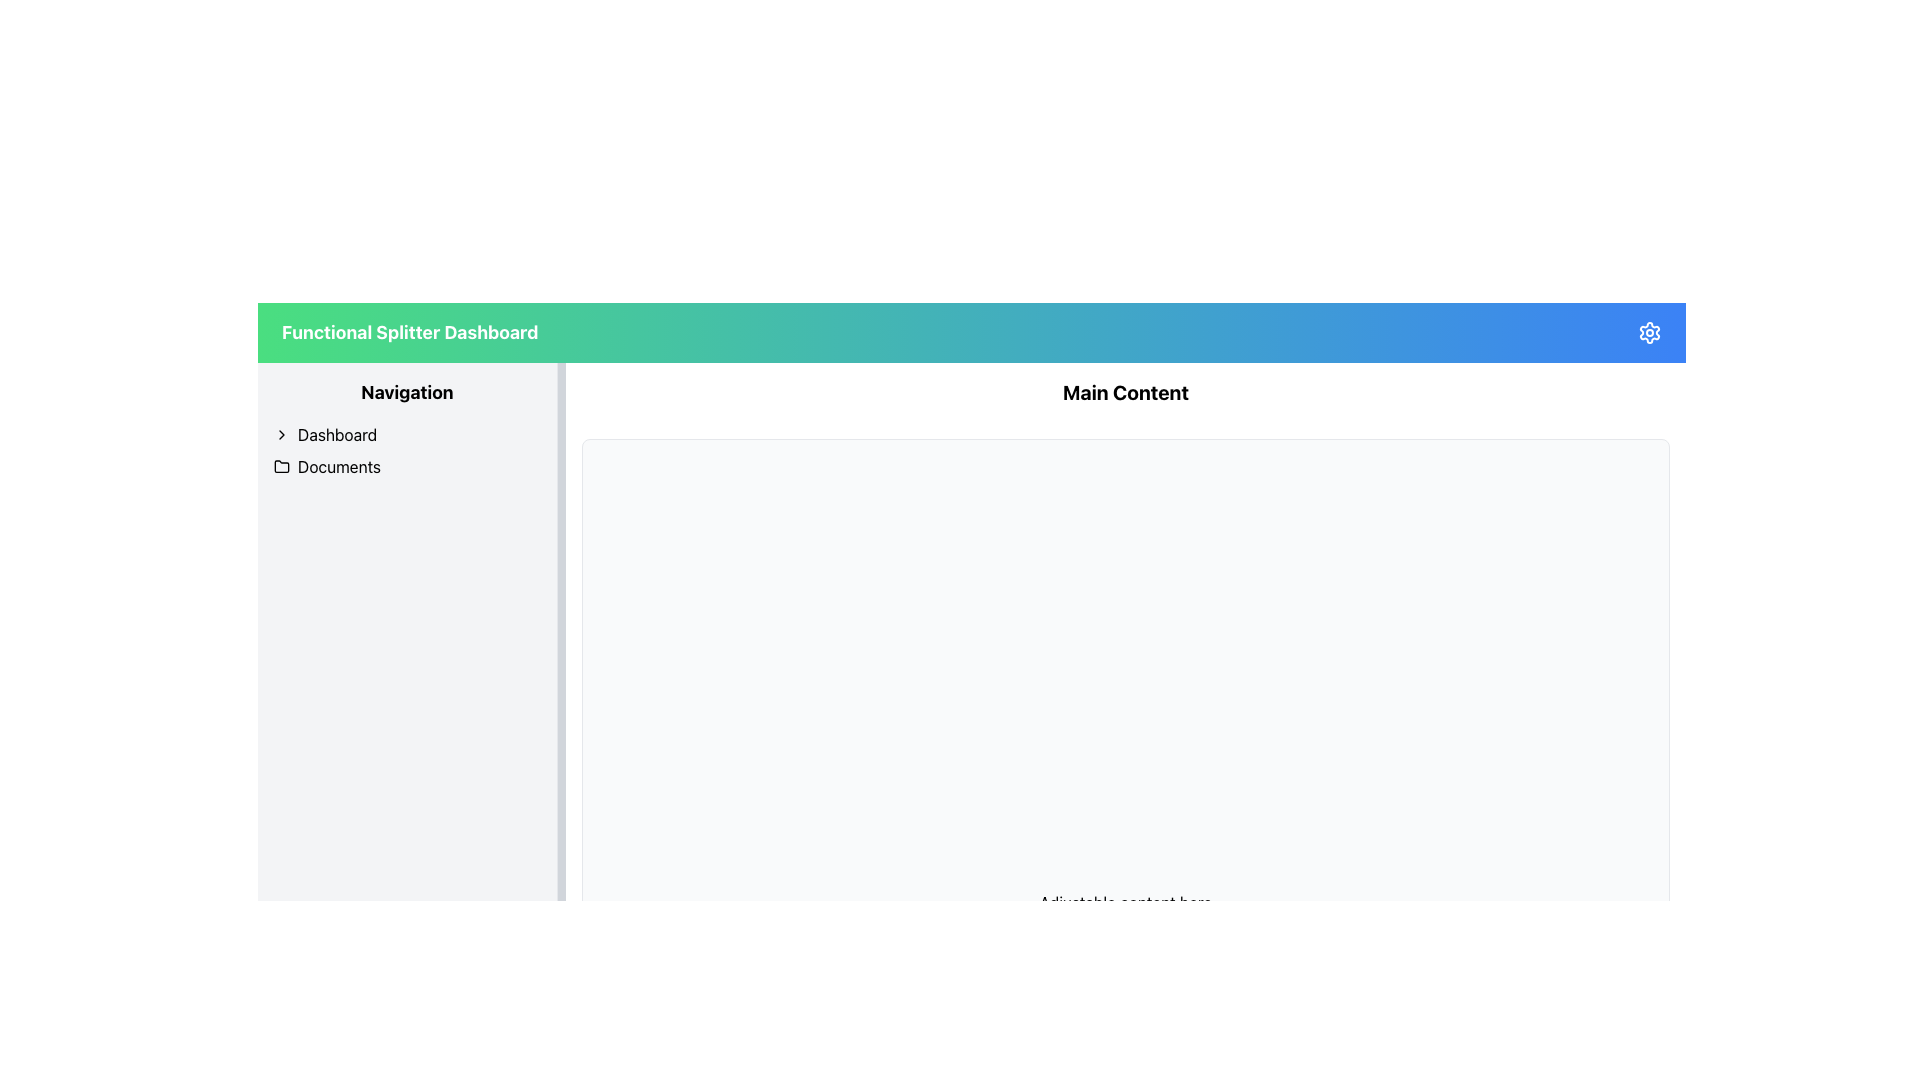 The width and height of the screenshot is (1920, 1080). I want to click on the gear/settings icon button located on the far right side of the header bar of the 'Functional Splitter Dashboard', so click(1650, 331).